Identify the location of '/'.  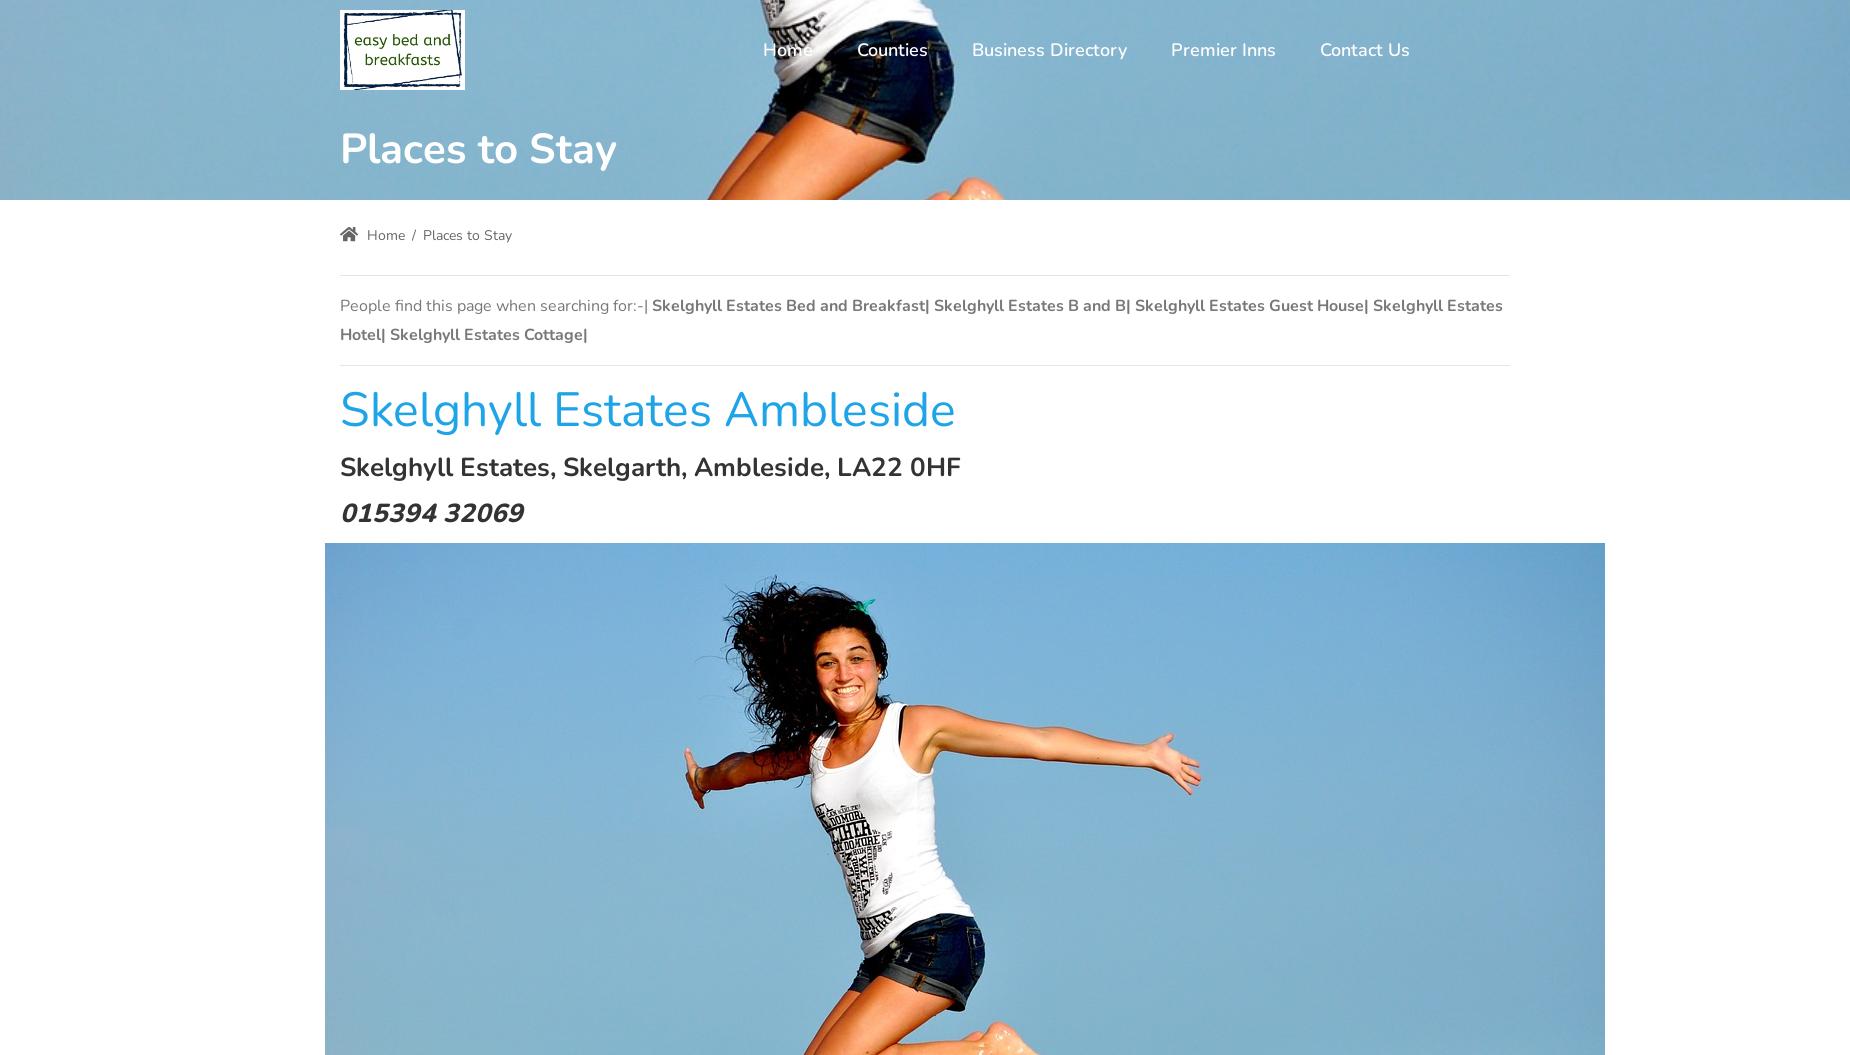
(413, 233).